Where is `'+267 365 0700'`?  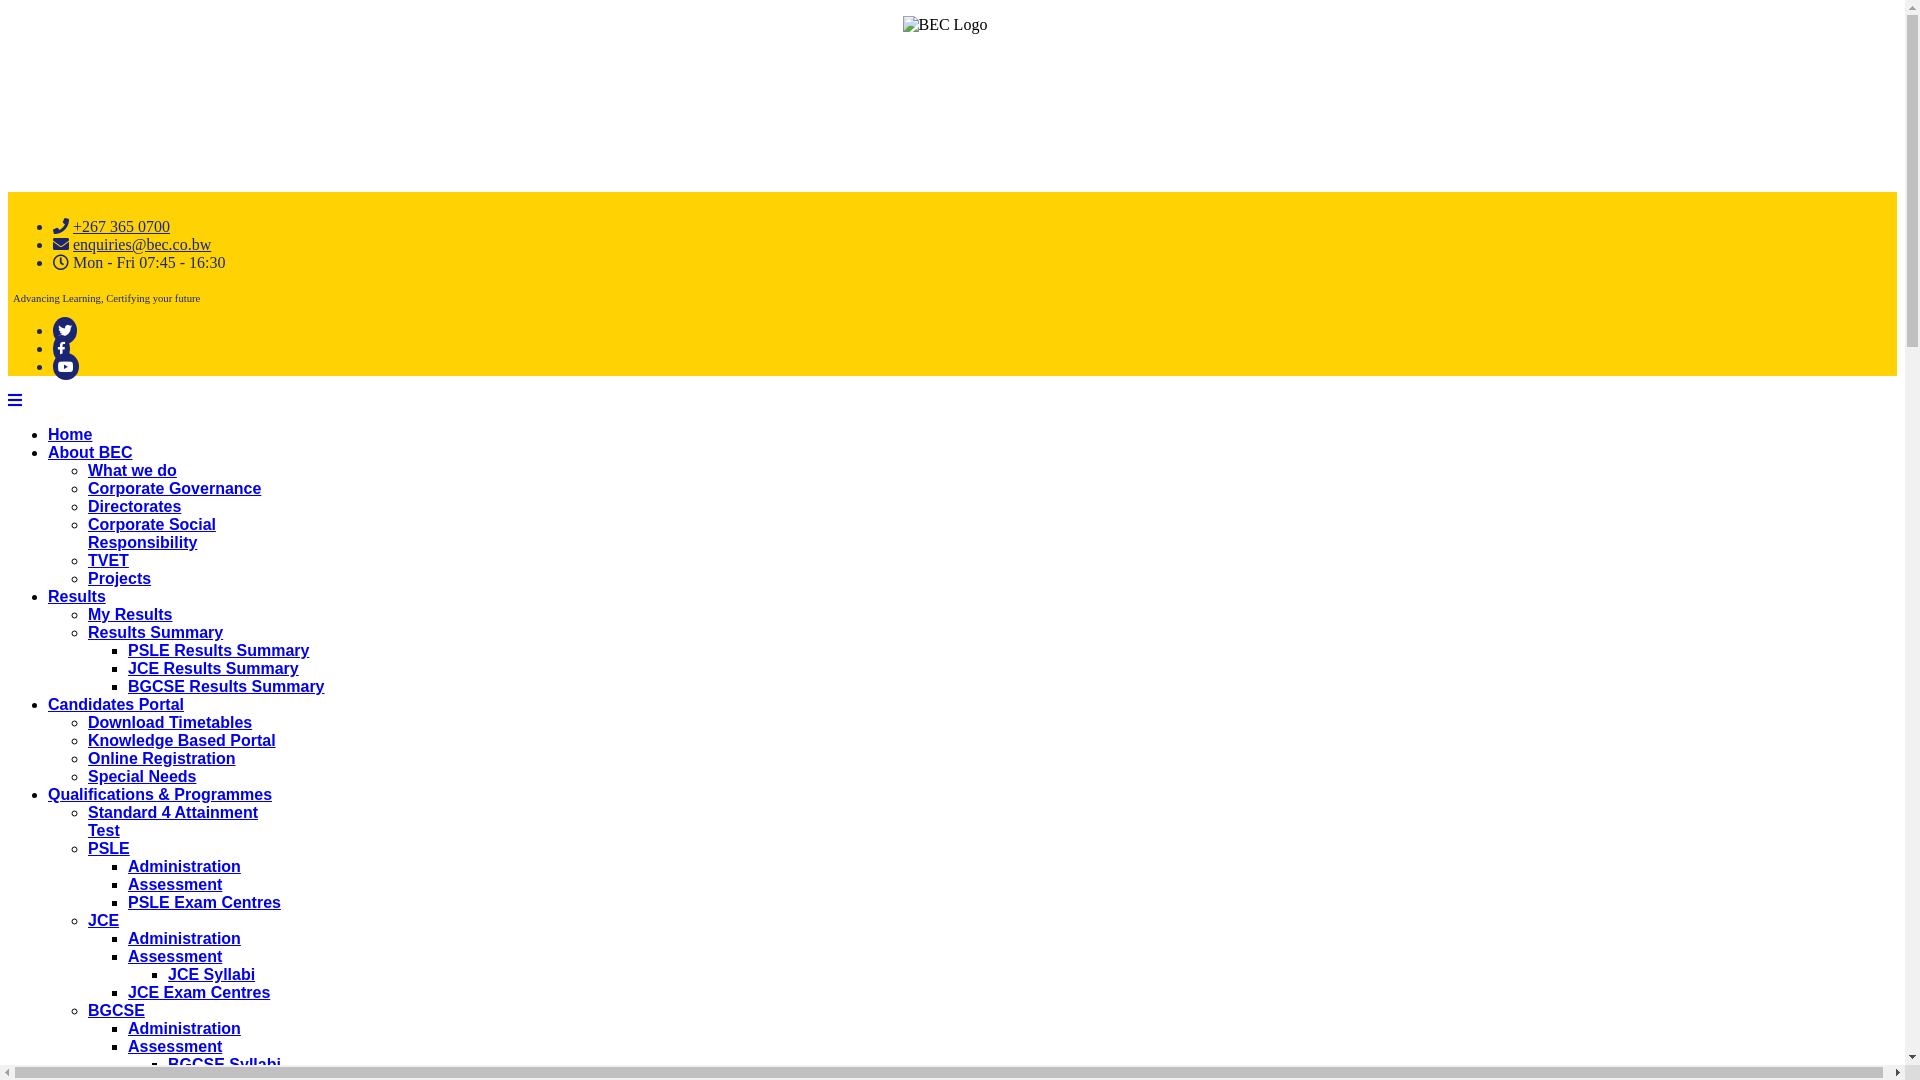
'+267 365 0700' is located at coordinates (120, 225).